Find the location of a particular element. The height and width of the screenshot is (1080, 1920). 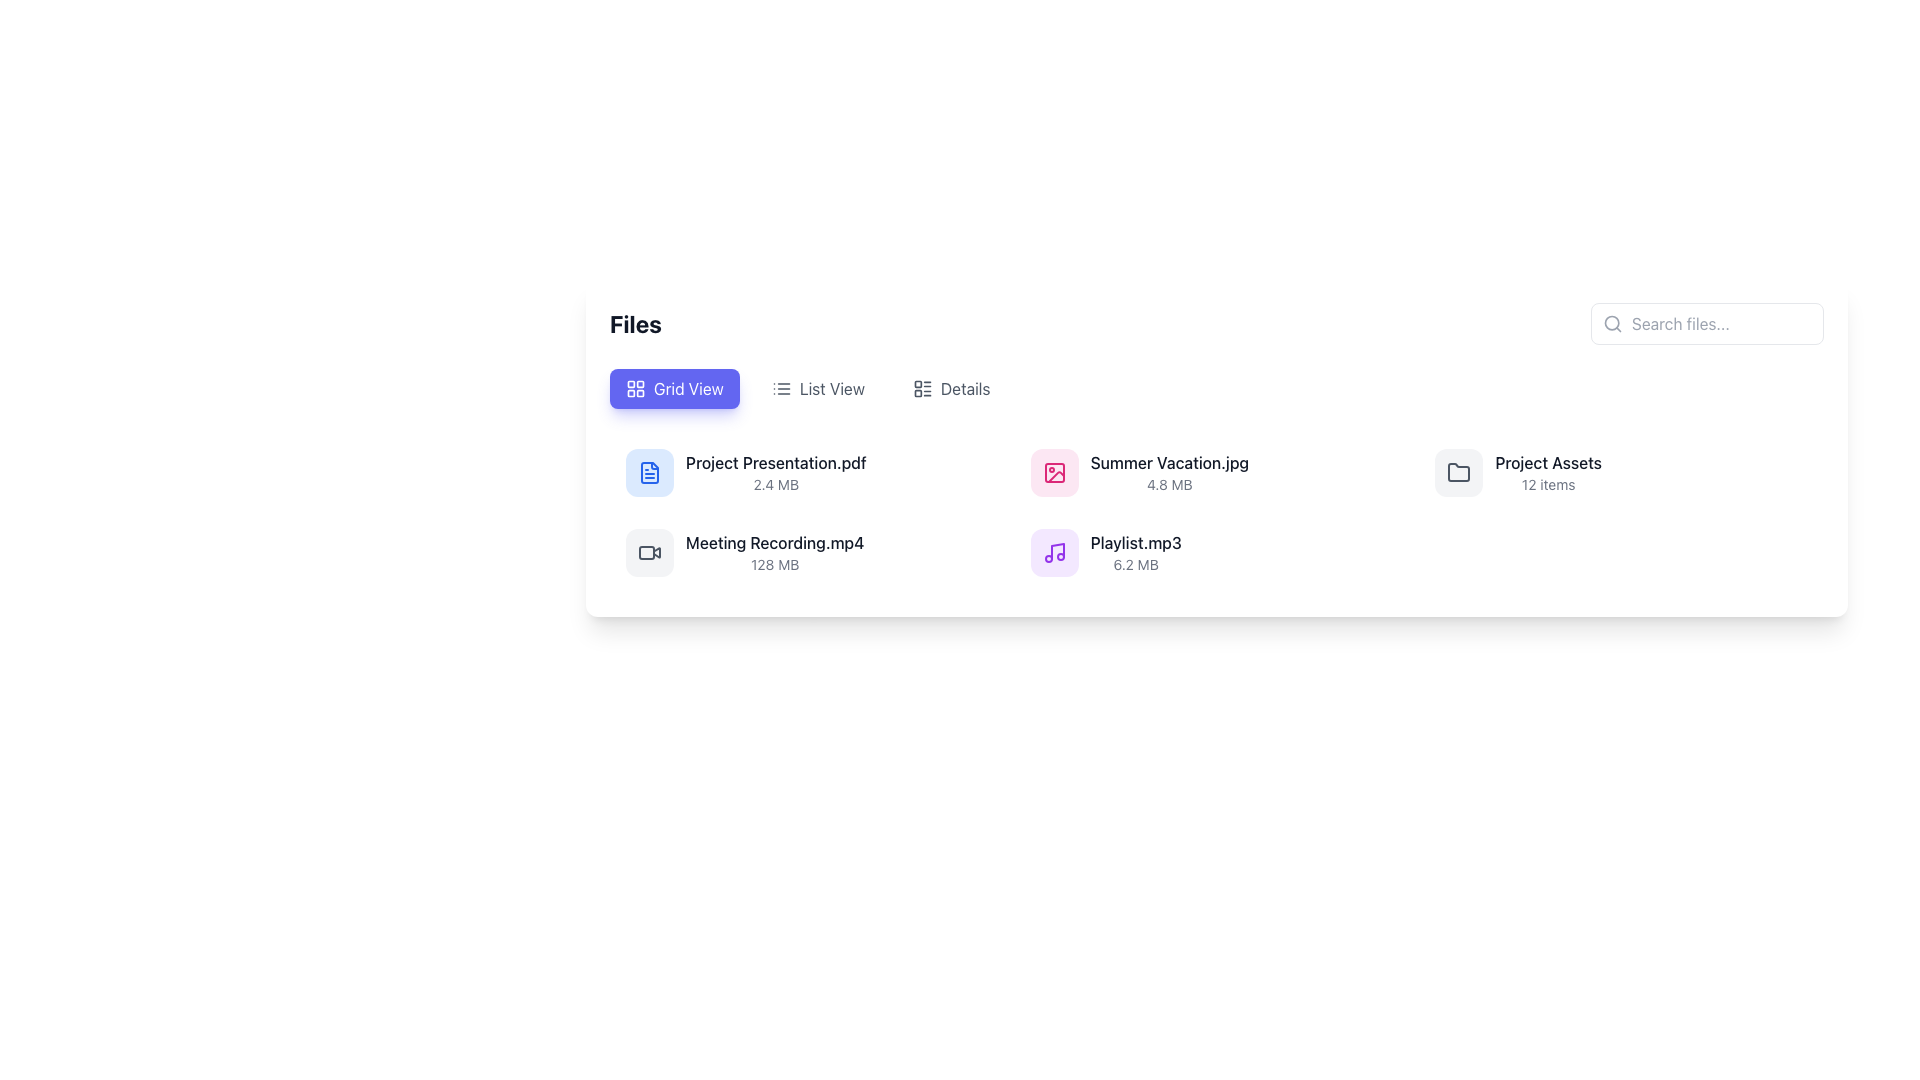

the 'Grid View' button, which is a rectangular button with a purple background and white text, located at the top of a file interface is located at coordinates (674, 389).